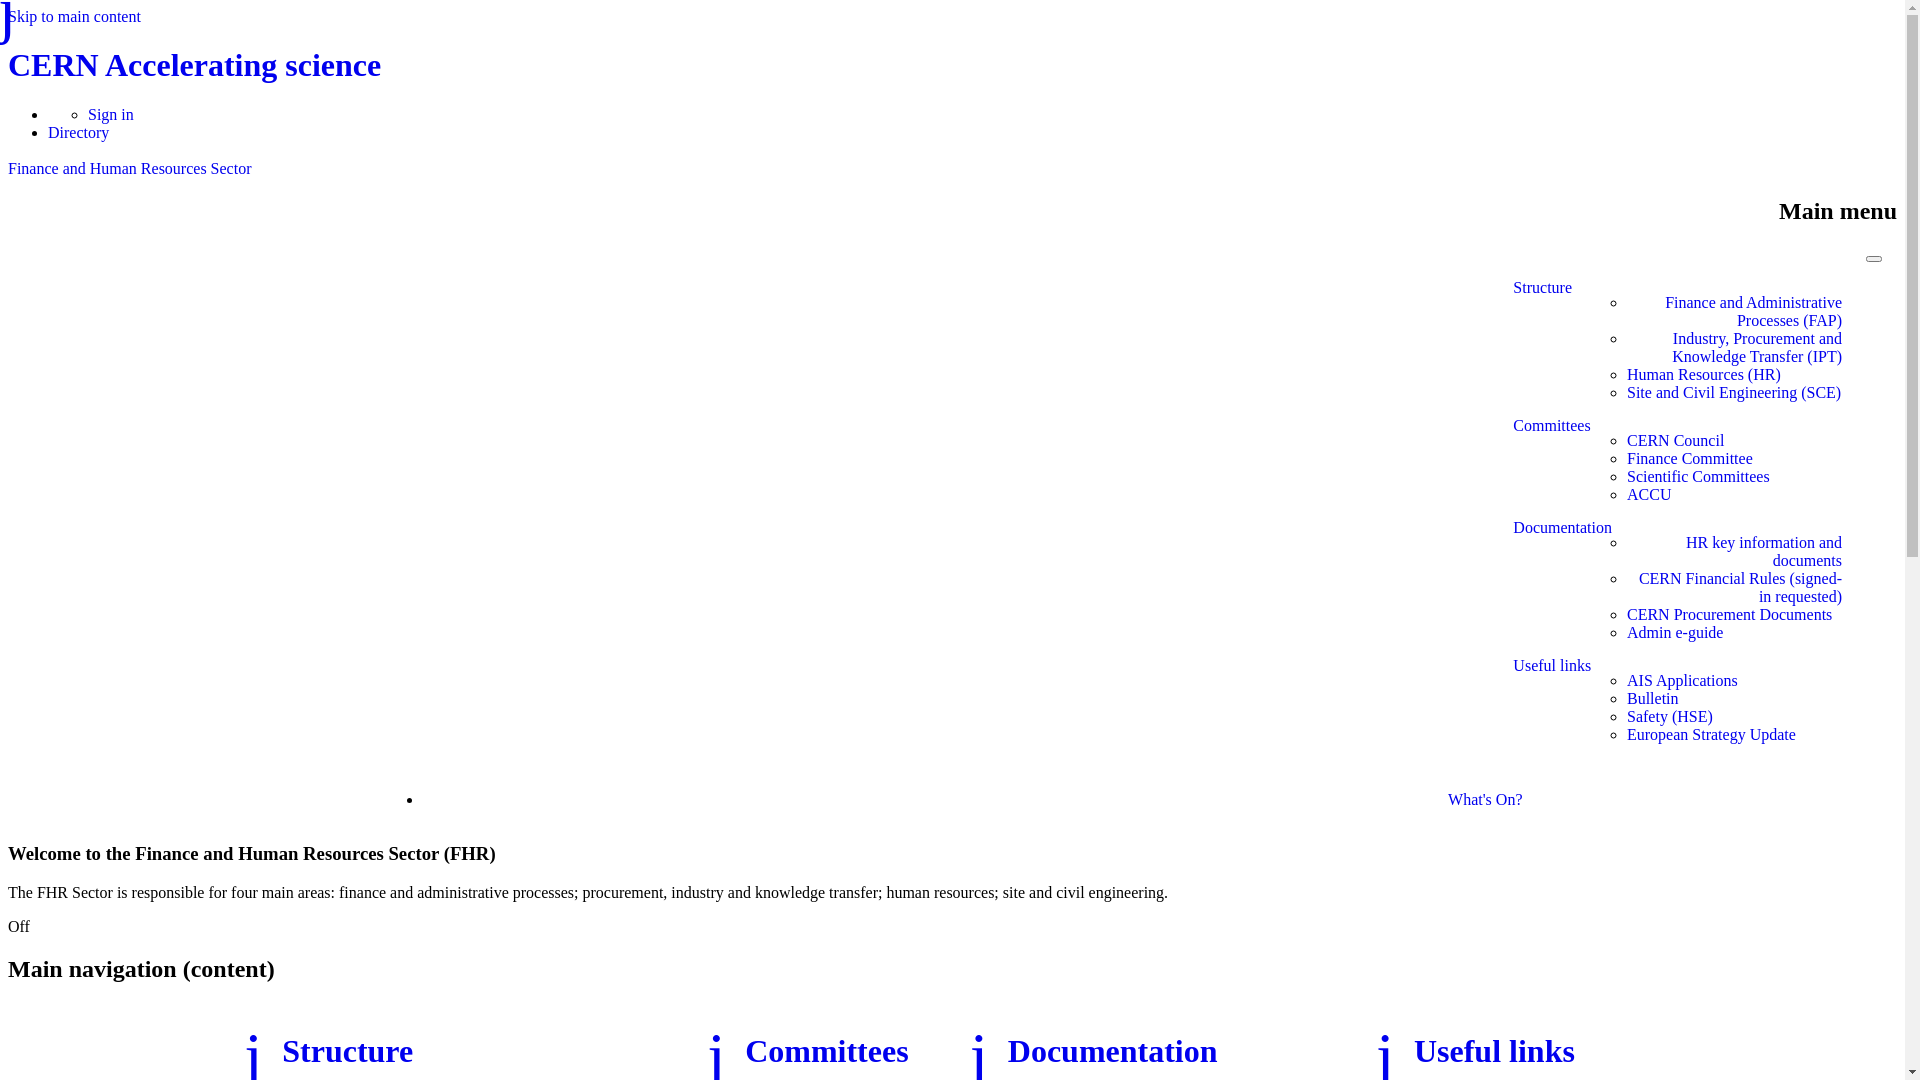 This screenshot has height=1080, width=1920. I want to click on 'Directory', so click(78, 132).